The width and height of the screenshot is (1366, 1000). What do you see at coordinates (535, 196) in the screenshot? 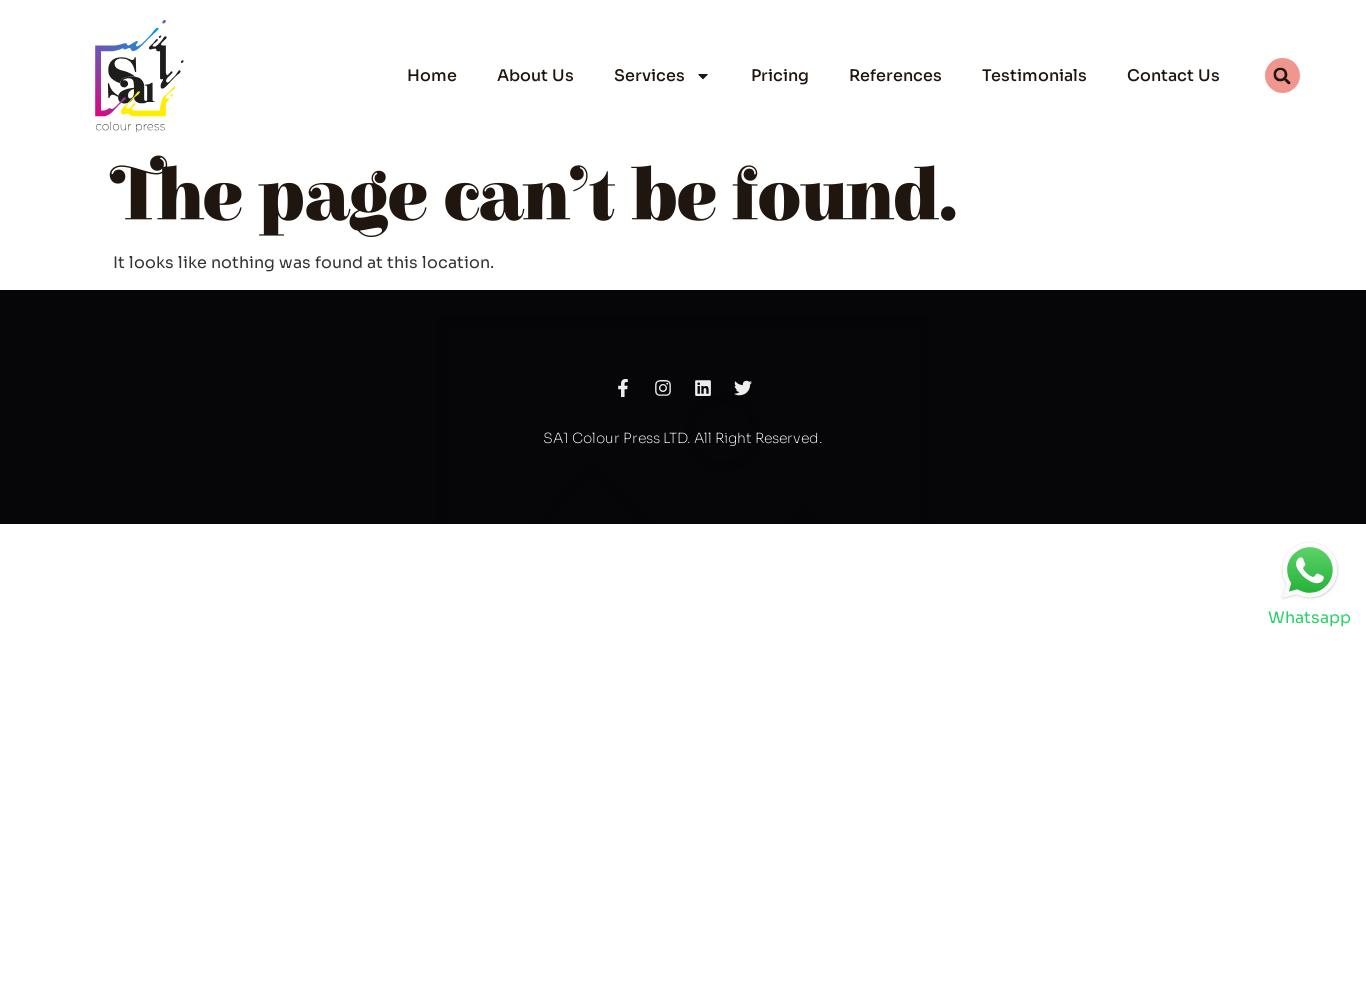
I see `'The page can’t be found.'` at bounding box center [535, 196].